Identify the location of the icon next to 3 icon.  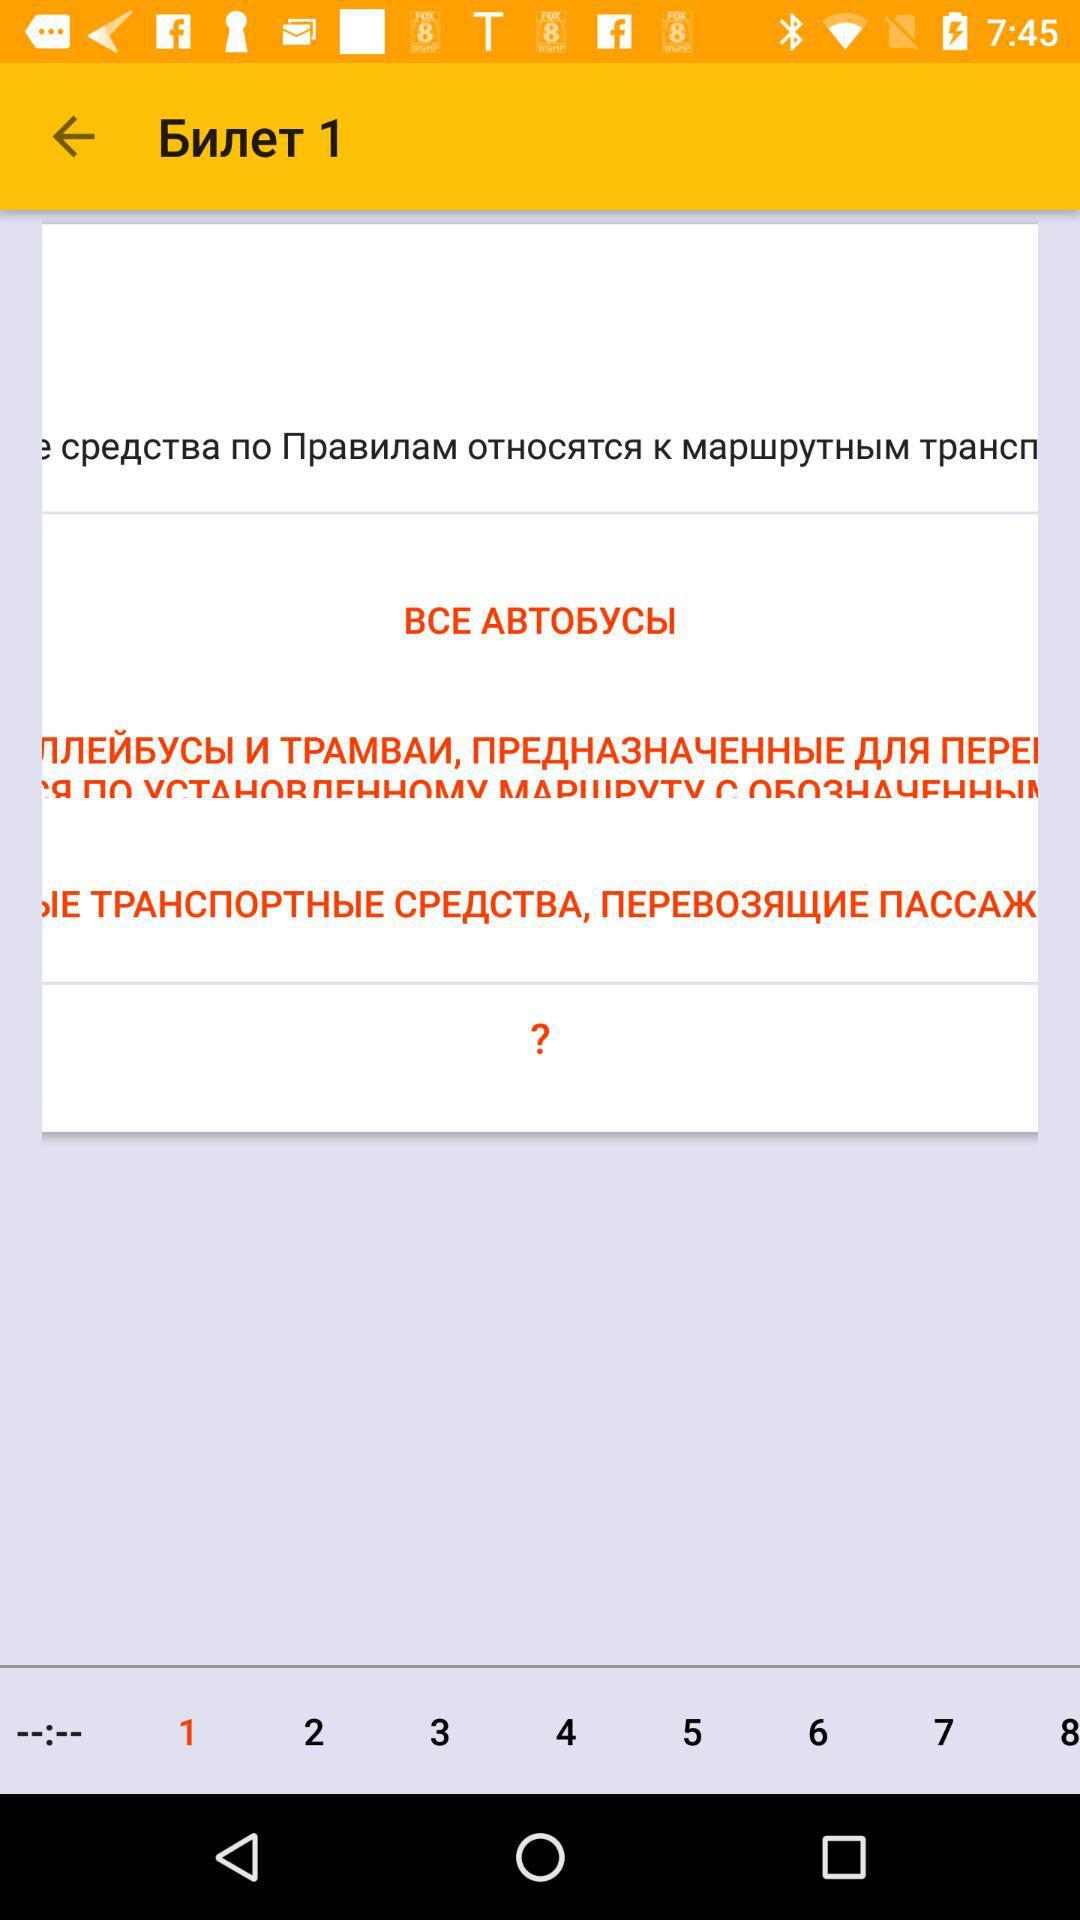
(314, 1730).